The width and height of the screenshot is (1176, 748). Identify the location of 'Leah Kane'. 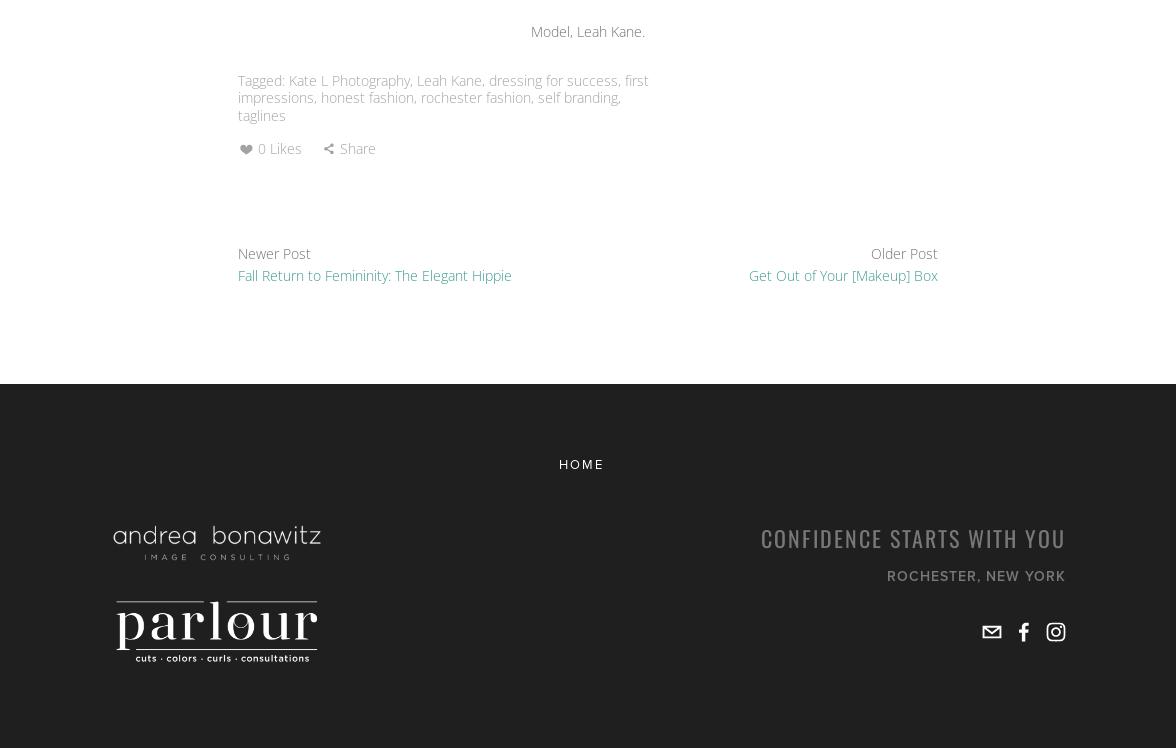
(417, 78).